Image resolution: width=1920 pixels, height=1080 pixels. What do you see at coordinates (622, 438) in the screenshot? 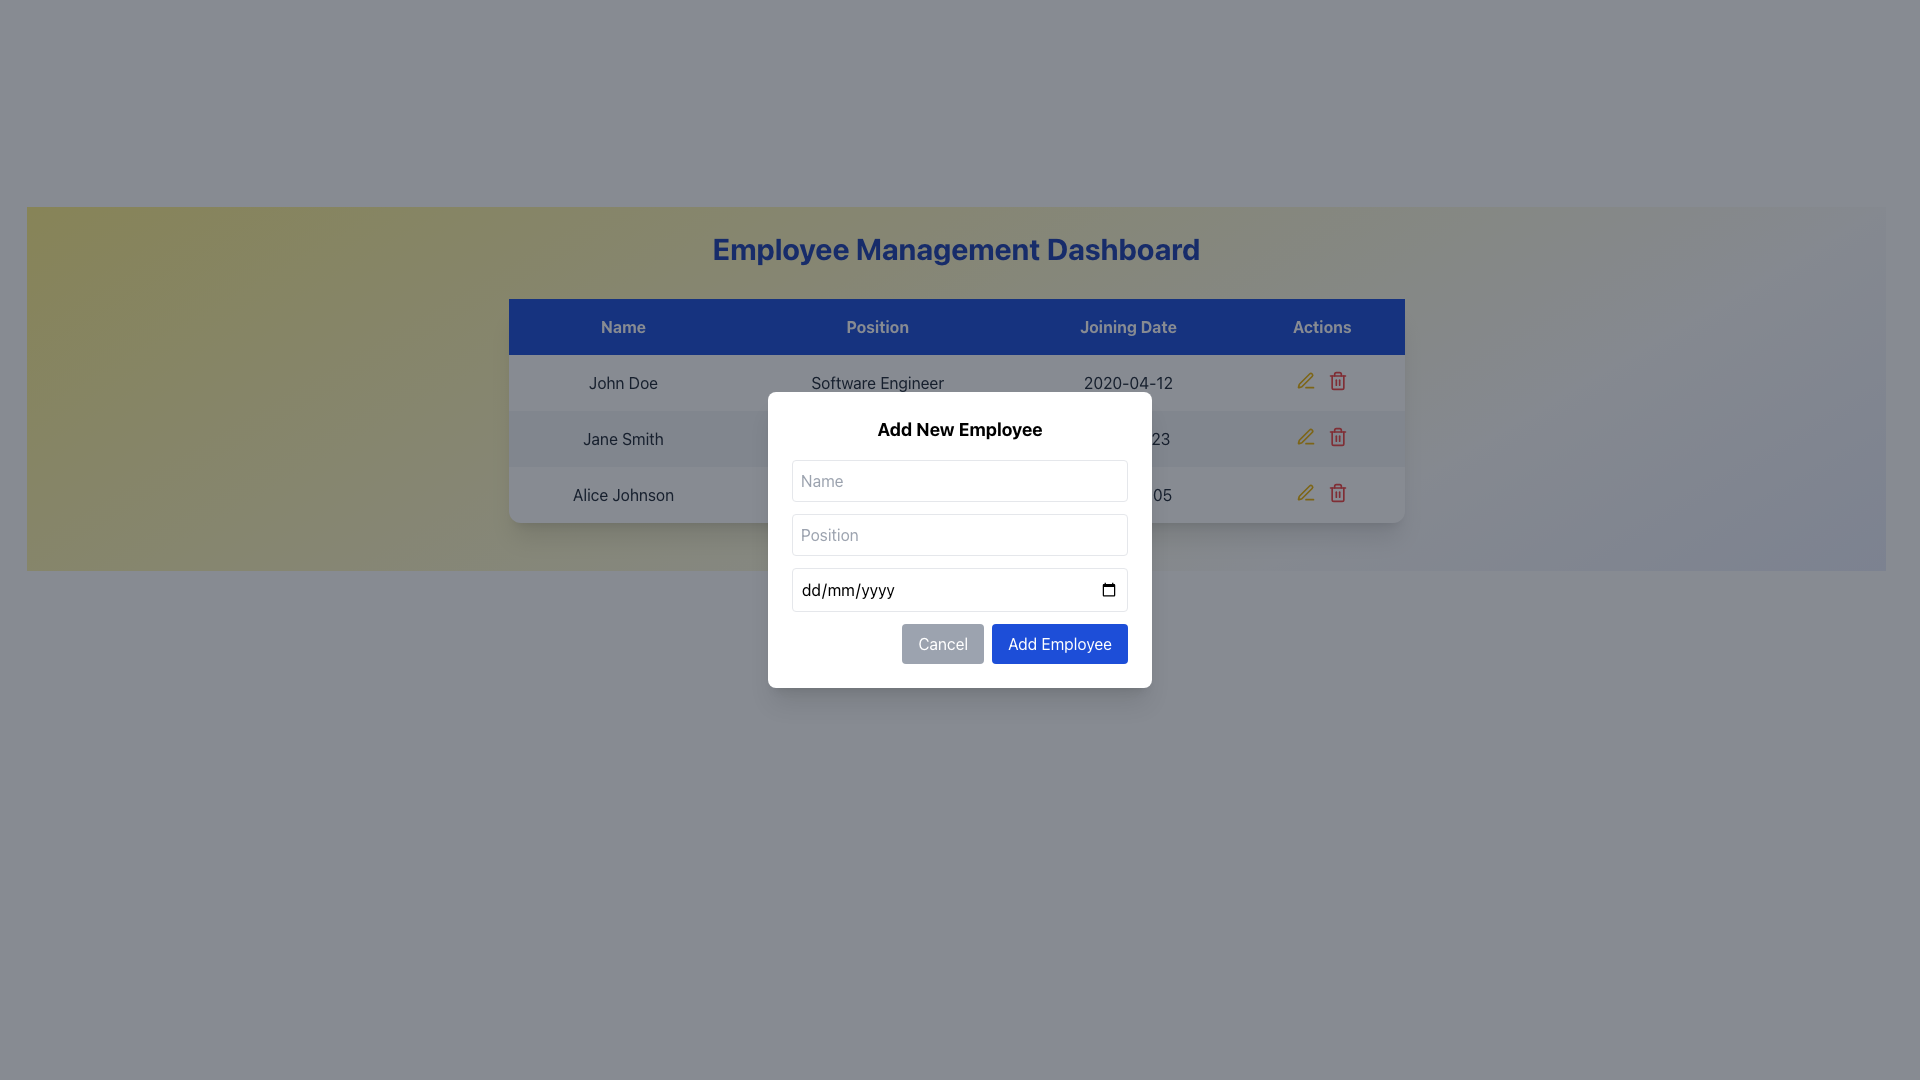
I see `the text label displaying 'Jane Smith' in the second row of the Employee Management Dashboard table` at bounding box center [622, 438].